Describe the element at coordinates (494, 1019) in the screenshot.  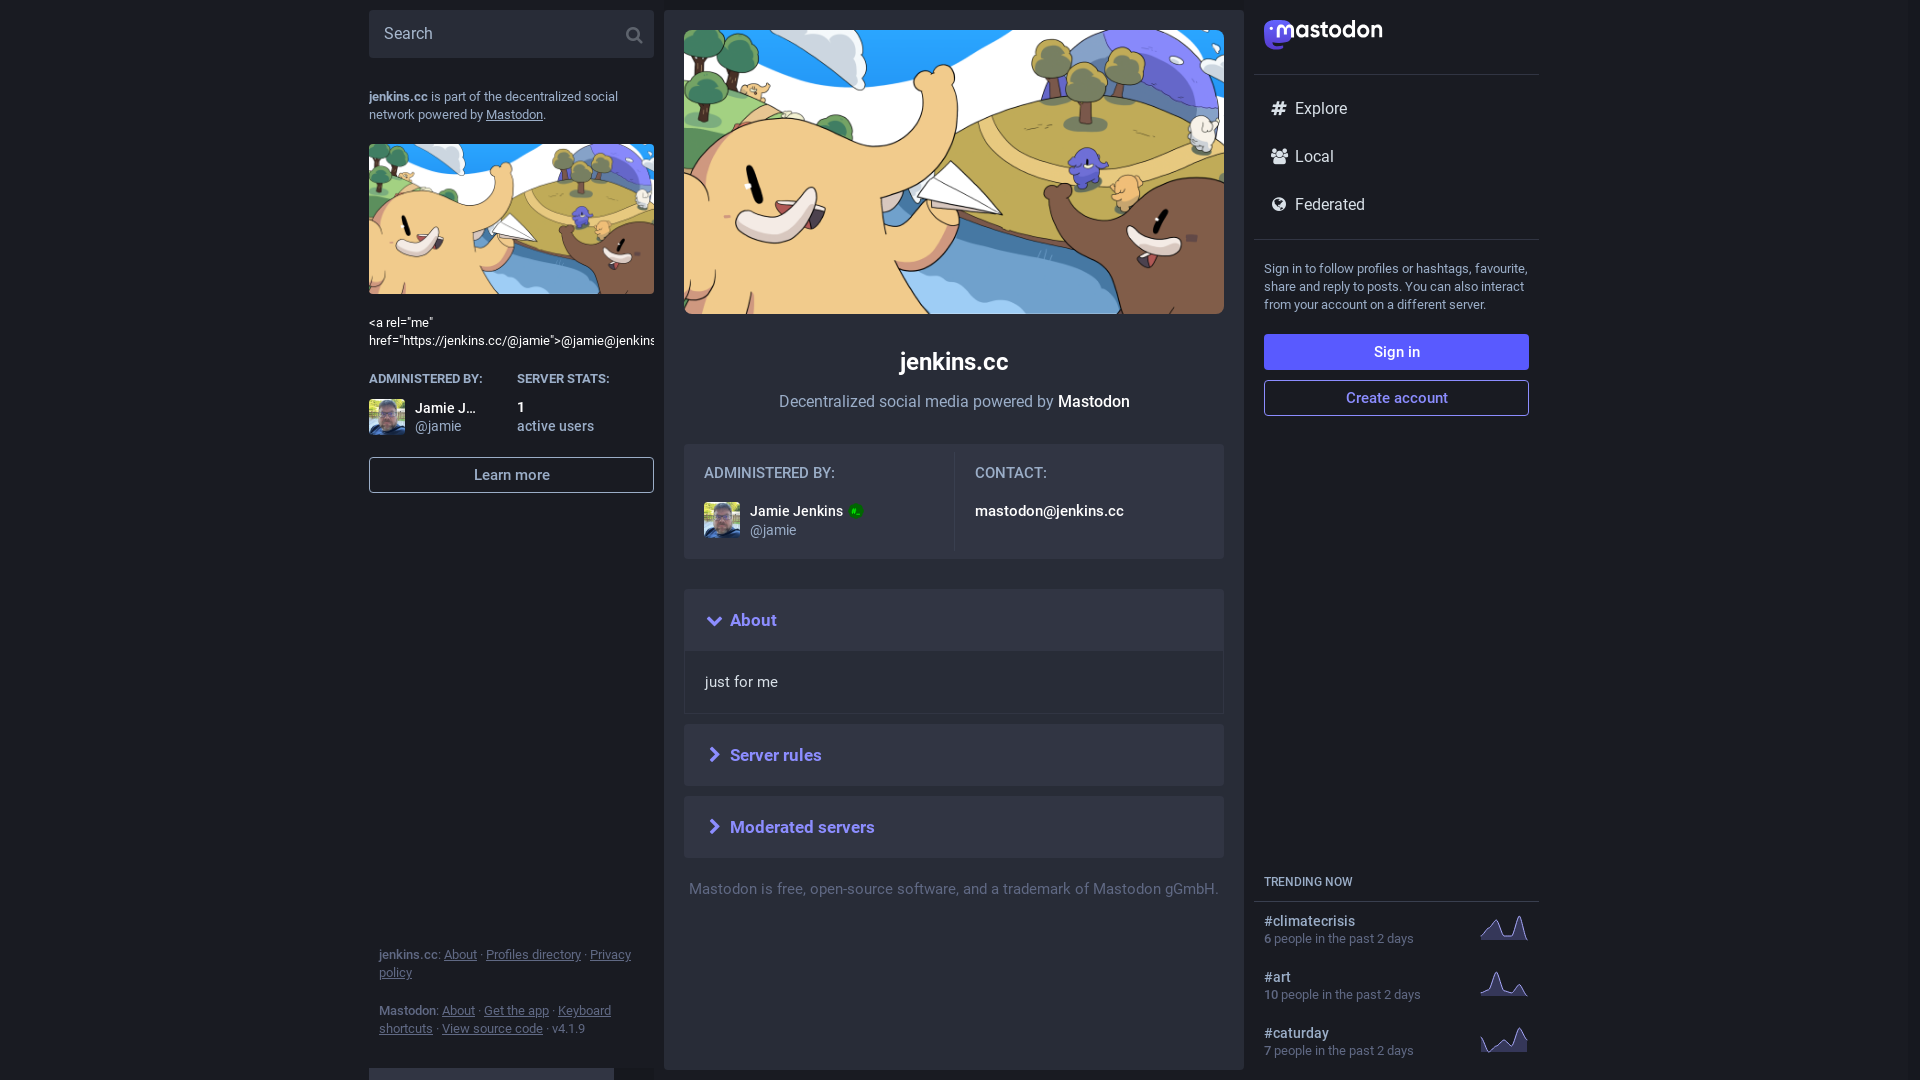
I see `'Keyboard shortcuts'` at that location.